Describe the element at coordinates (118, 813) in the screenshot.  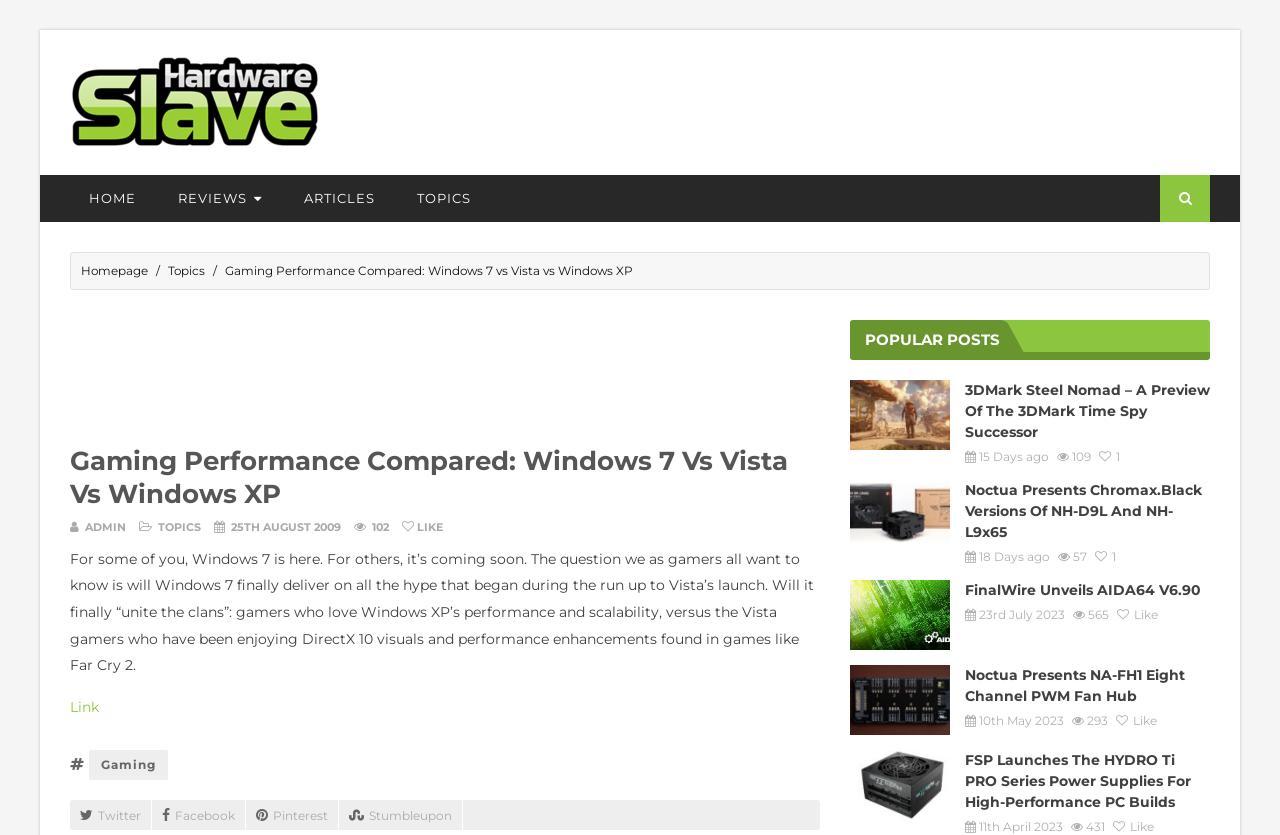
I see `'Twitter'` at that location.